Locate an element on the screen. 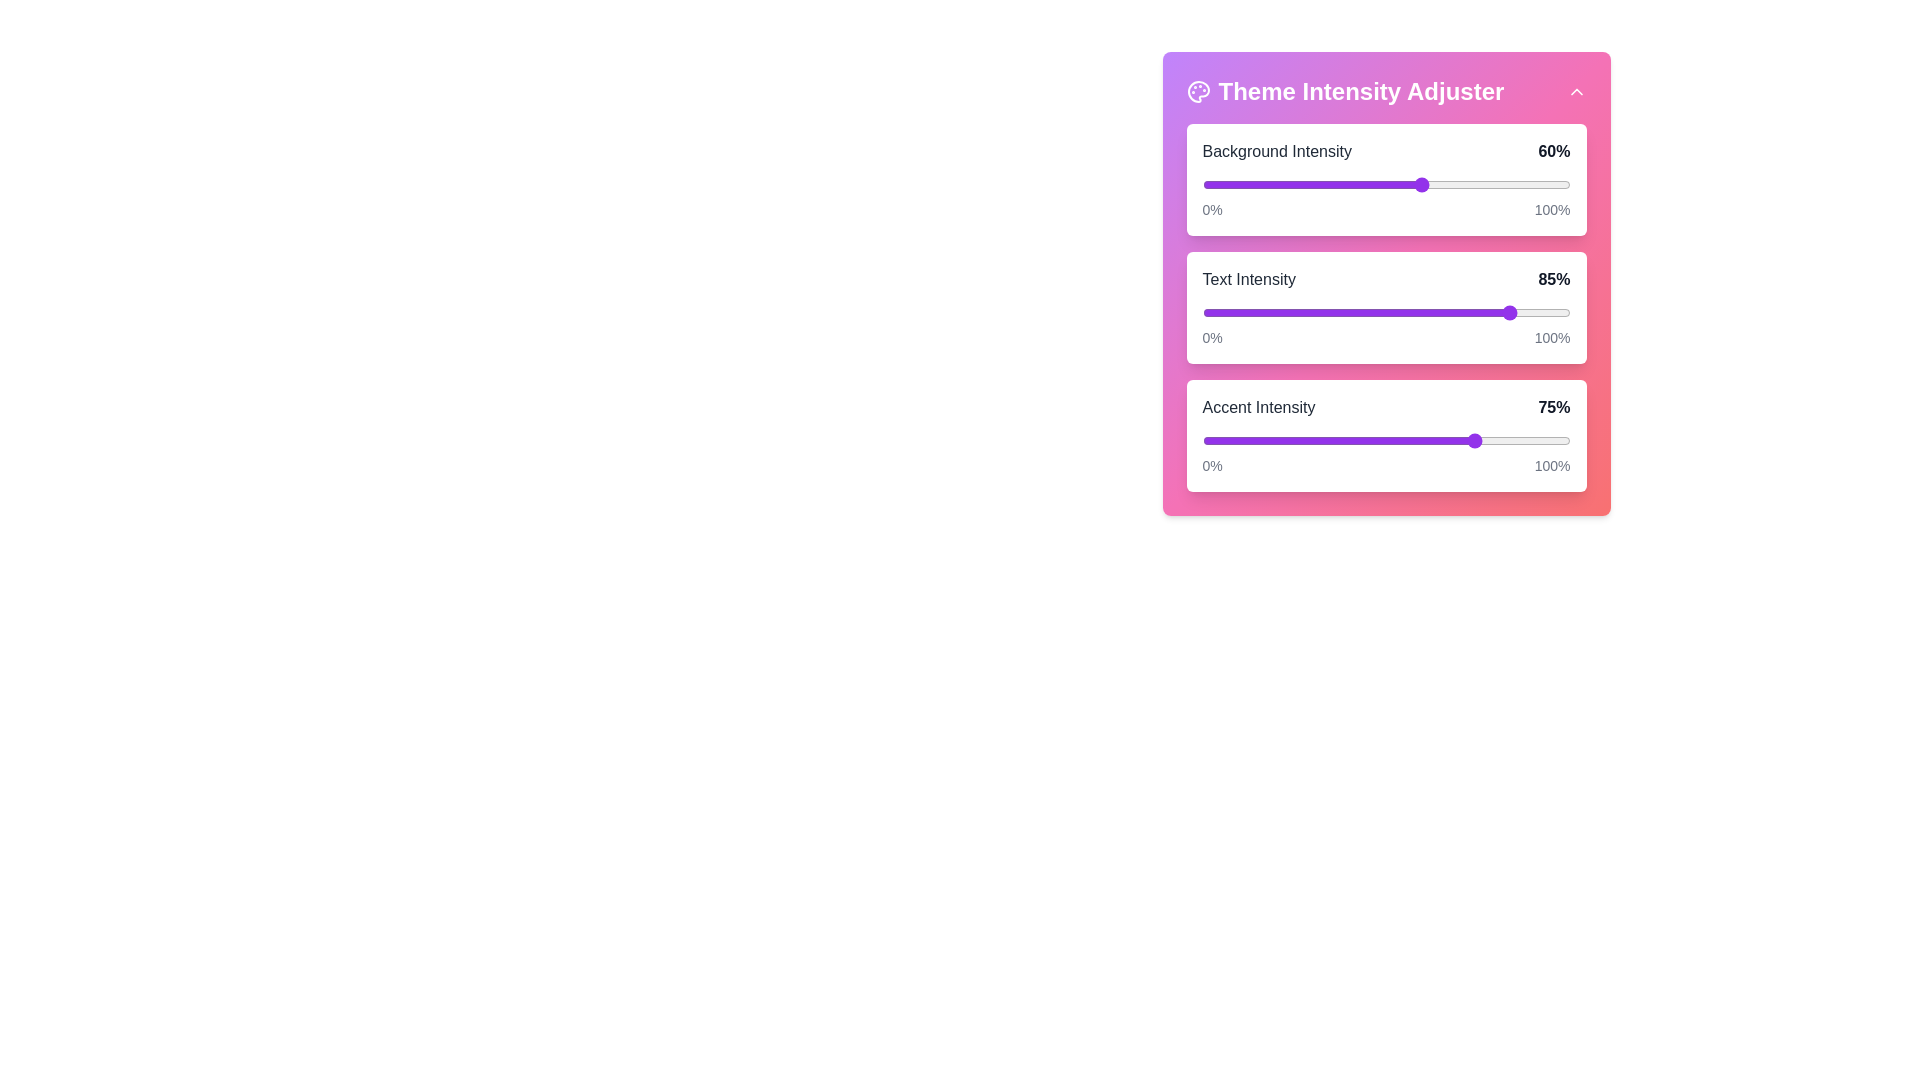 This screenshot has height=1080, width=1920. the background intensity is located at coordinates (1298, 185).